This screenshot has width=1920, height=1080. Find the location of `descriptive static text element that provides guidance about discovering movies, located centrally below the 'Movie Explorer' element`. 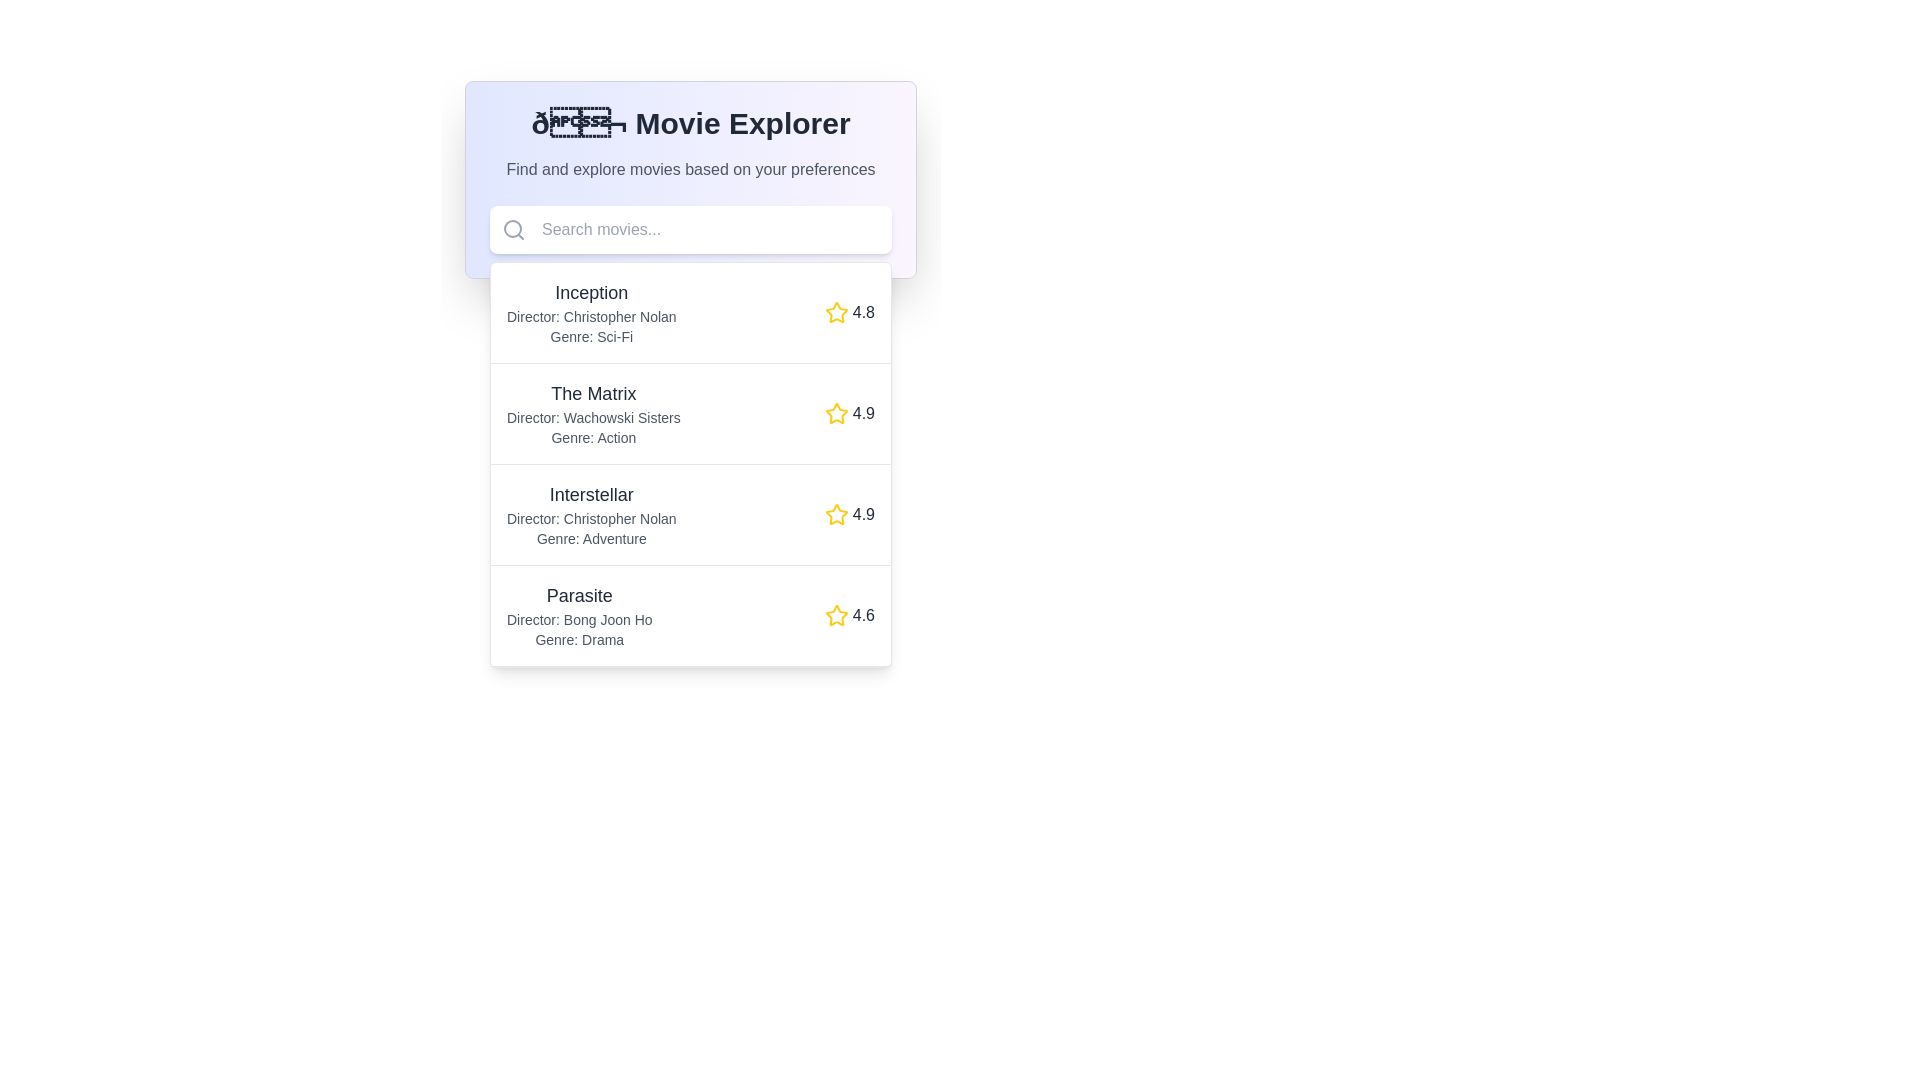

descriptive static text element that provides guidance about discovering movies, located centrally below the 'Movie Explorer' element is located at coordinates (691, 168).